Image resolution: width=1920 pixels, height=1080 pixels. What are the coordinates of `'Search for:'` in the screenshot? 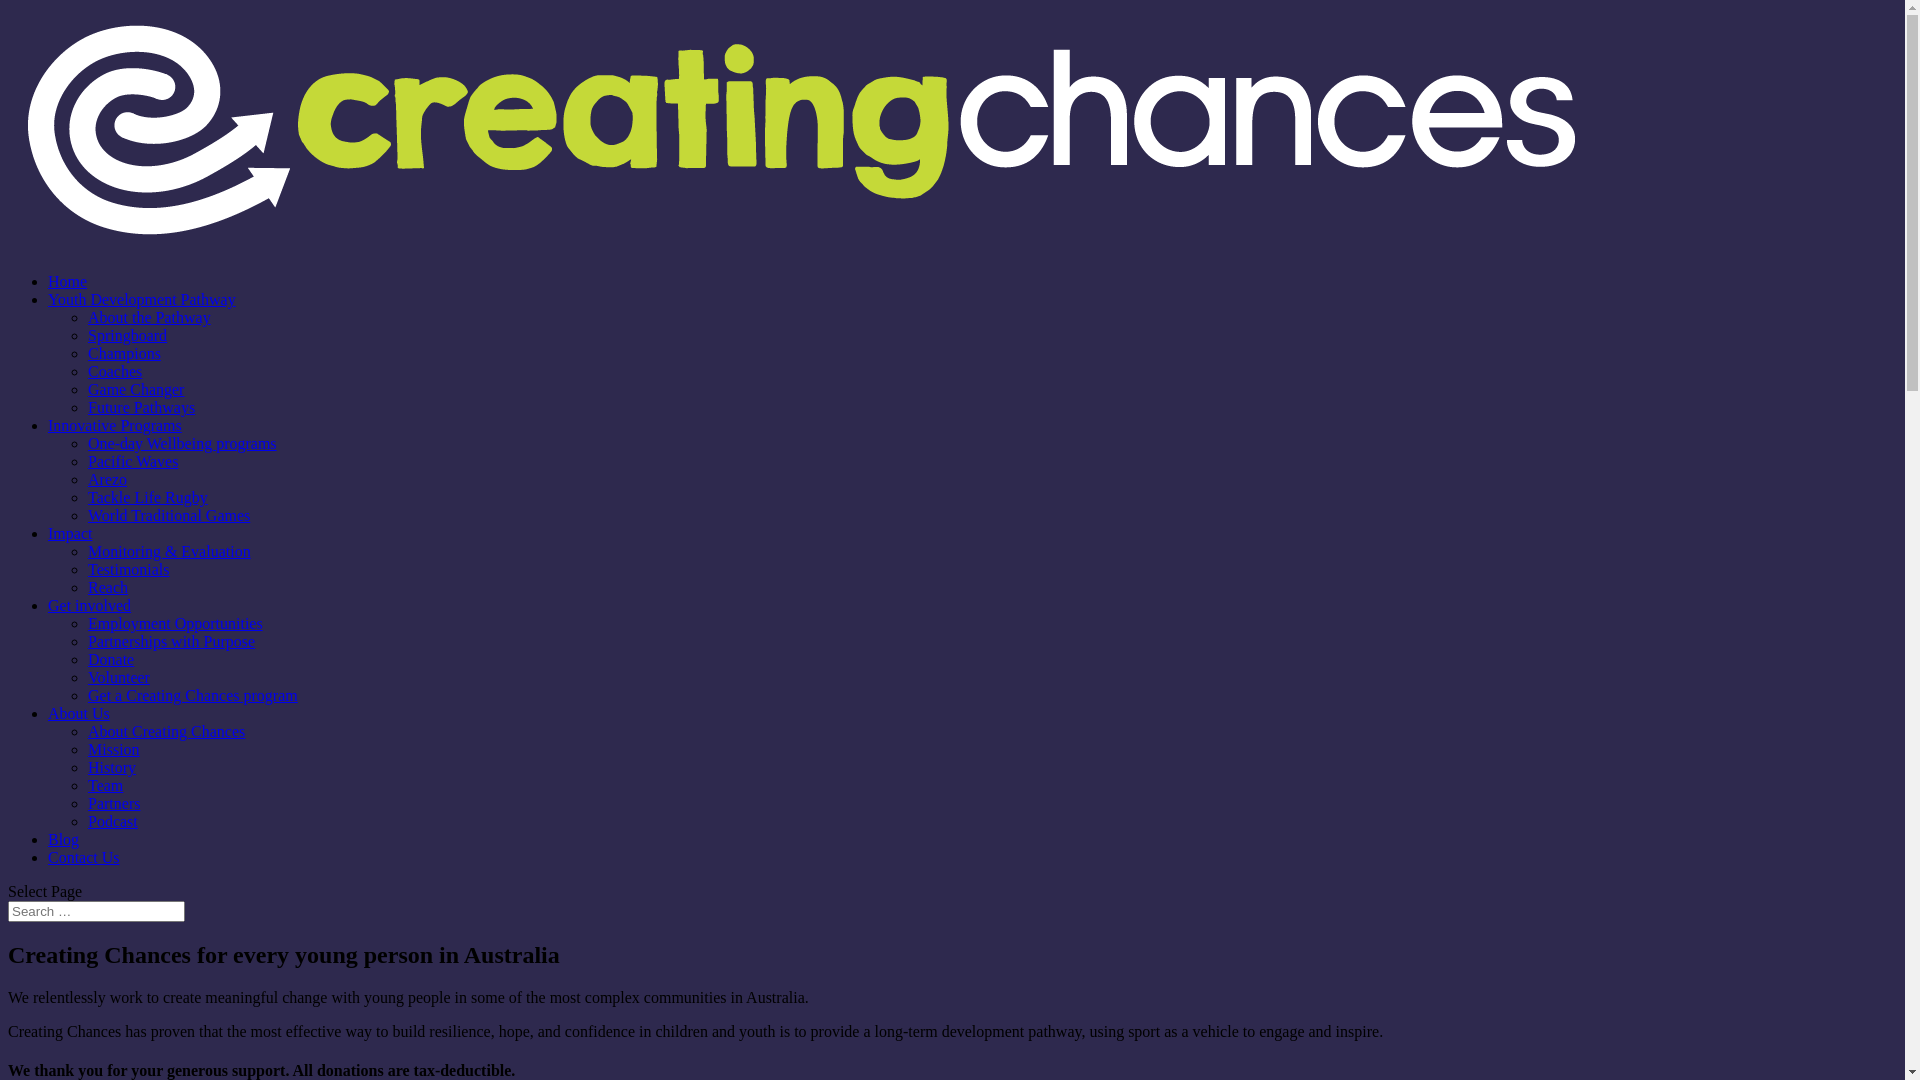 It's located at (8, 911).